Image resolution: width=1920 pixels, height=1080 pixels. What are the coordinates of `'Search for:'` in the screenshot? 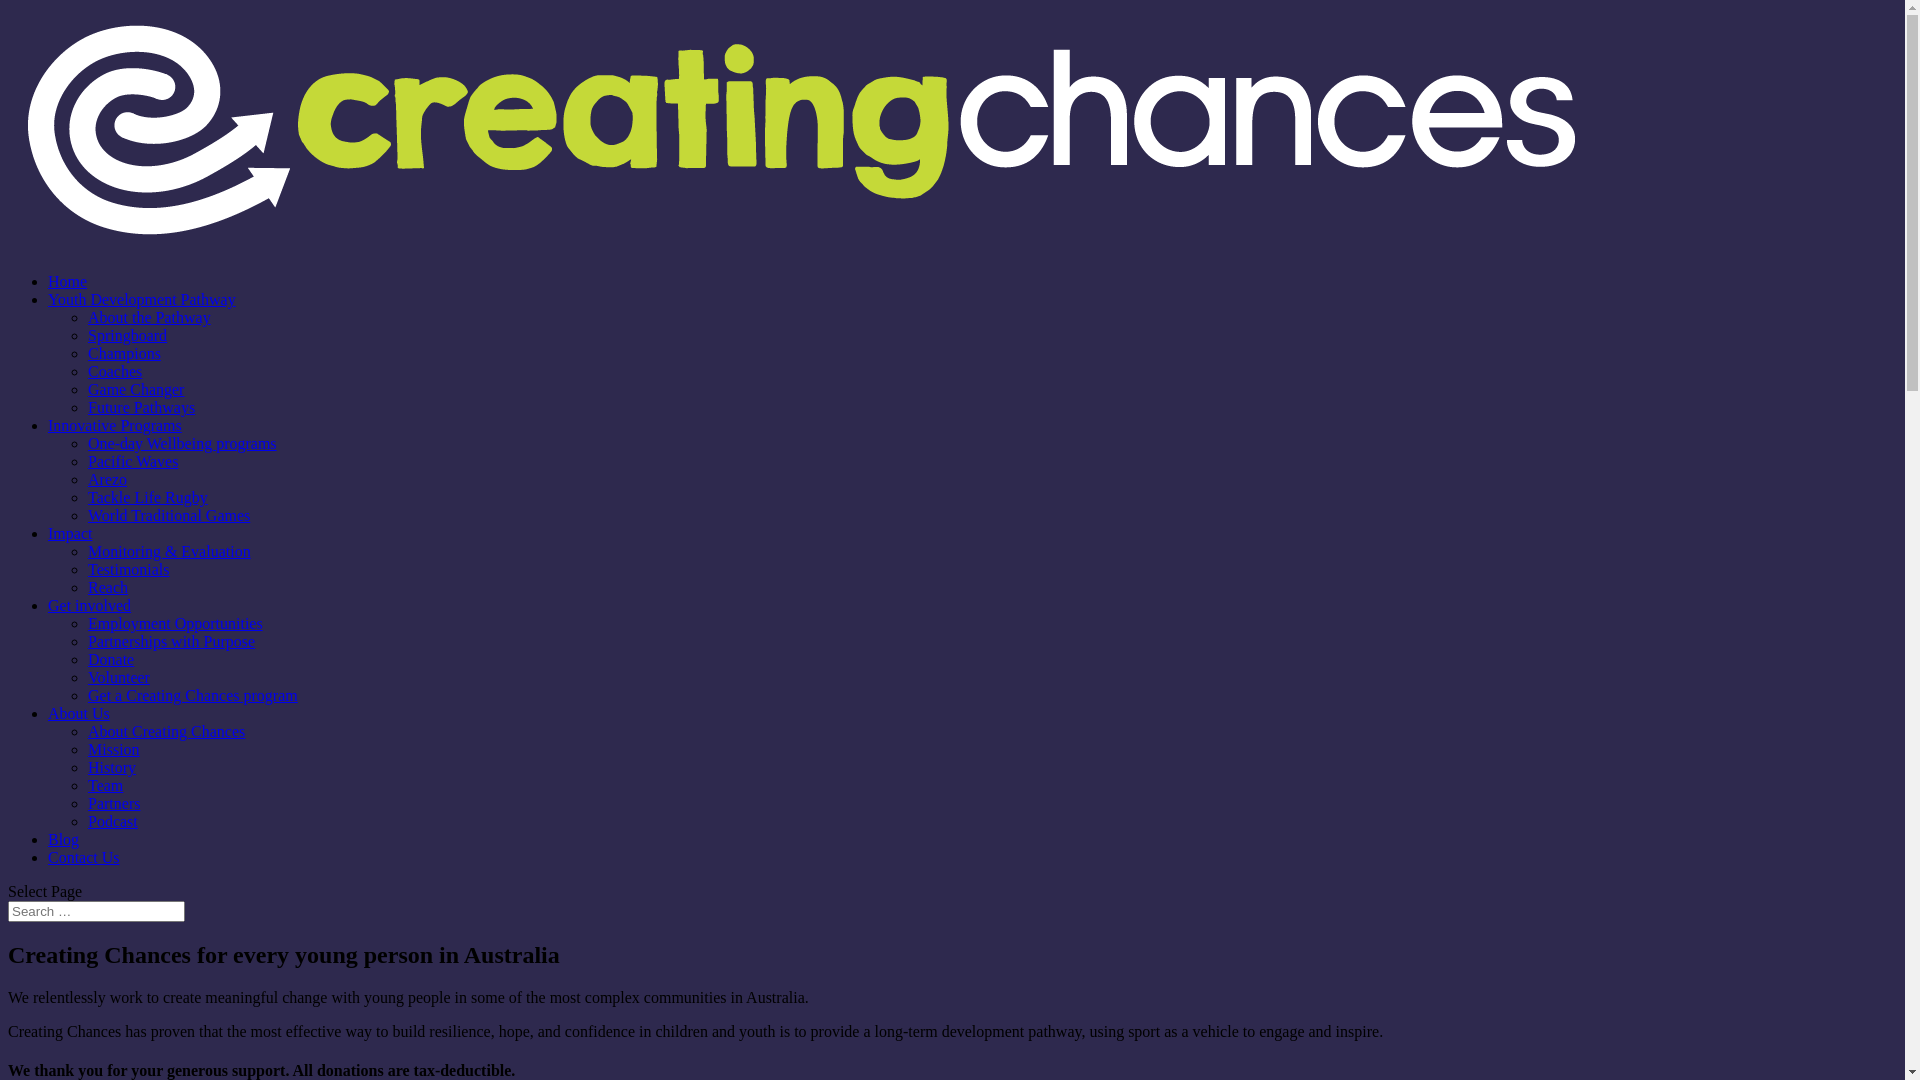 It's located at (8, 911).